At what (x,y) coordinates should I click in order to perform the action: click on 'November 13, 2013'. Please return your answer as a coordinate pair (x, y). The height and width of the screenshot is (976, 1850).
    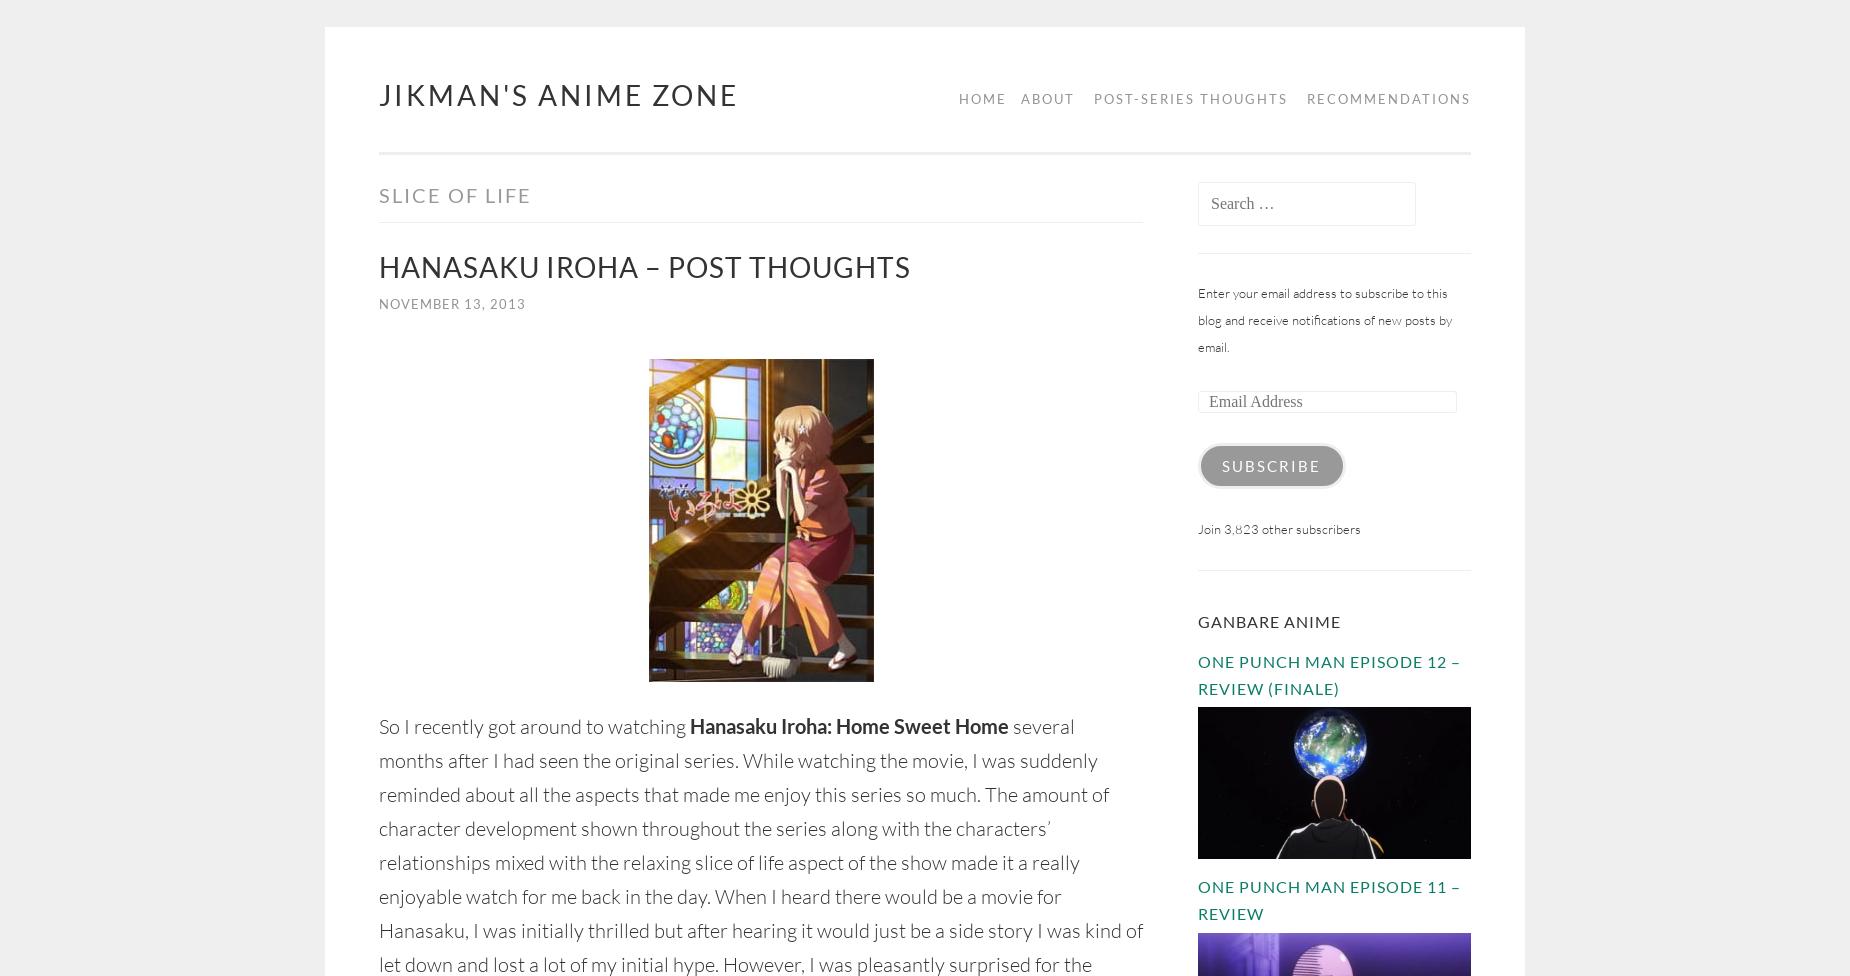
    Looking at the image, I should click on (451, 304).